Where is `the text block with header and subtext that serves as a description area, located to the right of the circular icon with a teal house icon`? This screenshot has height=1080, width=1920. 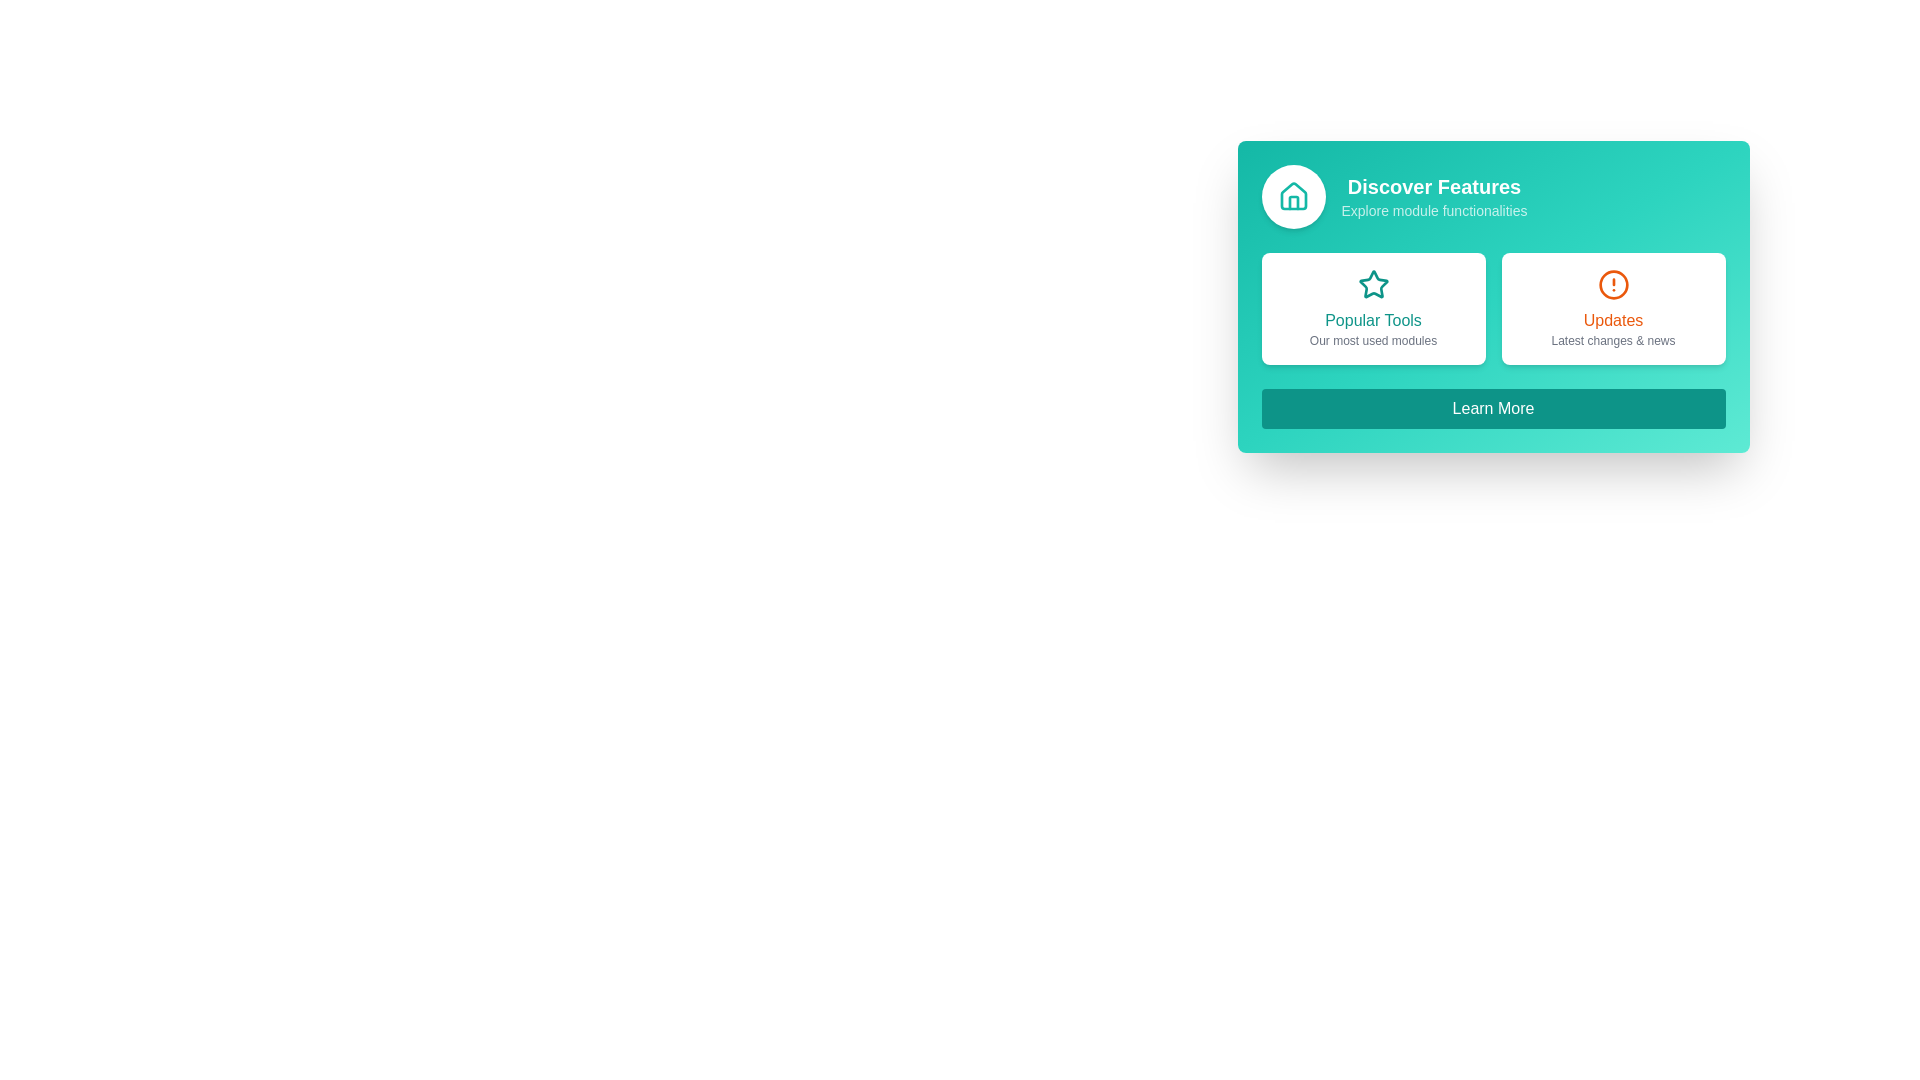 the text block with header and subtext that serves as a description area, located to the right of the circular icon with a teal house icon is located at coordinates (1433, 196).